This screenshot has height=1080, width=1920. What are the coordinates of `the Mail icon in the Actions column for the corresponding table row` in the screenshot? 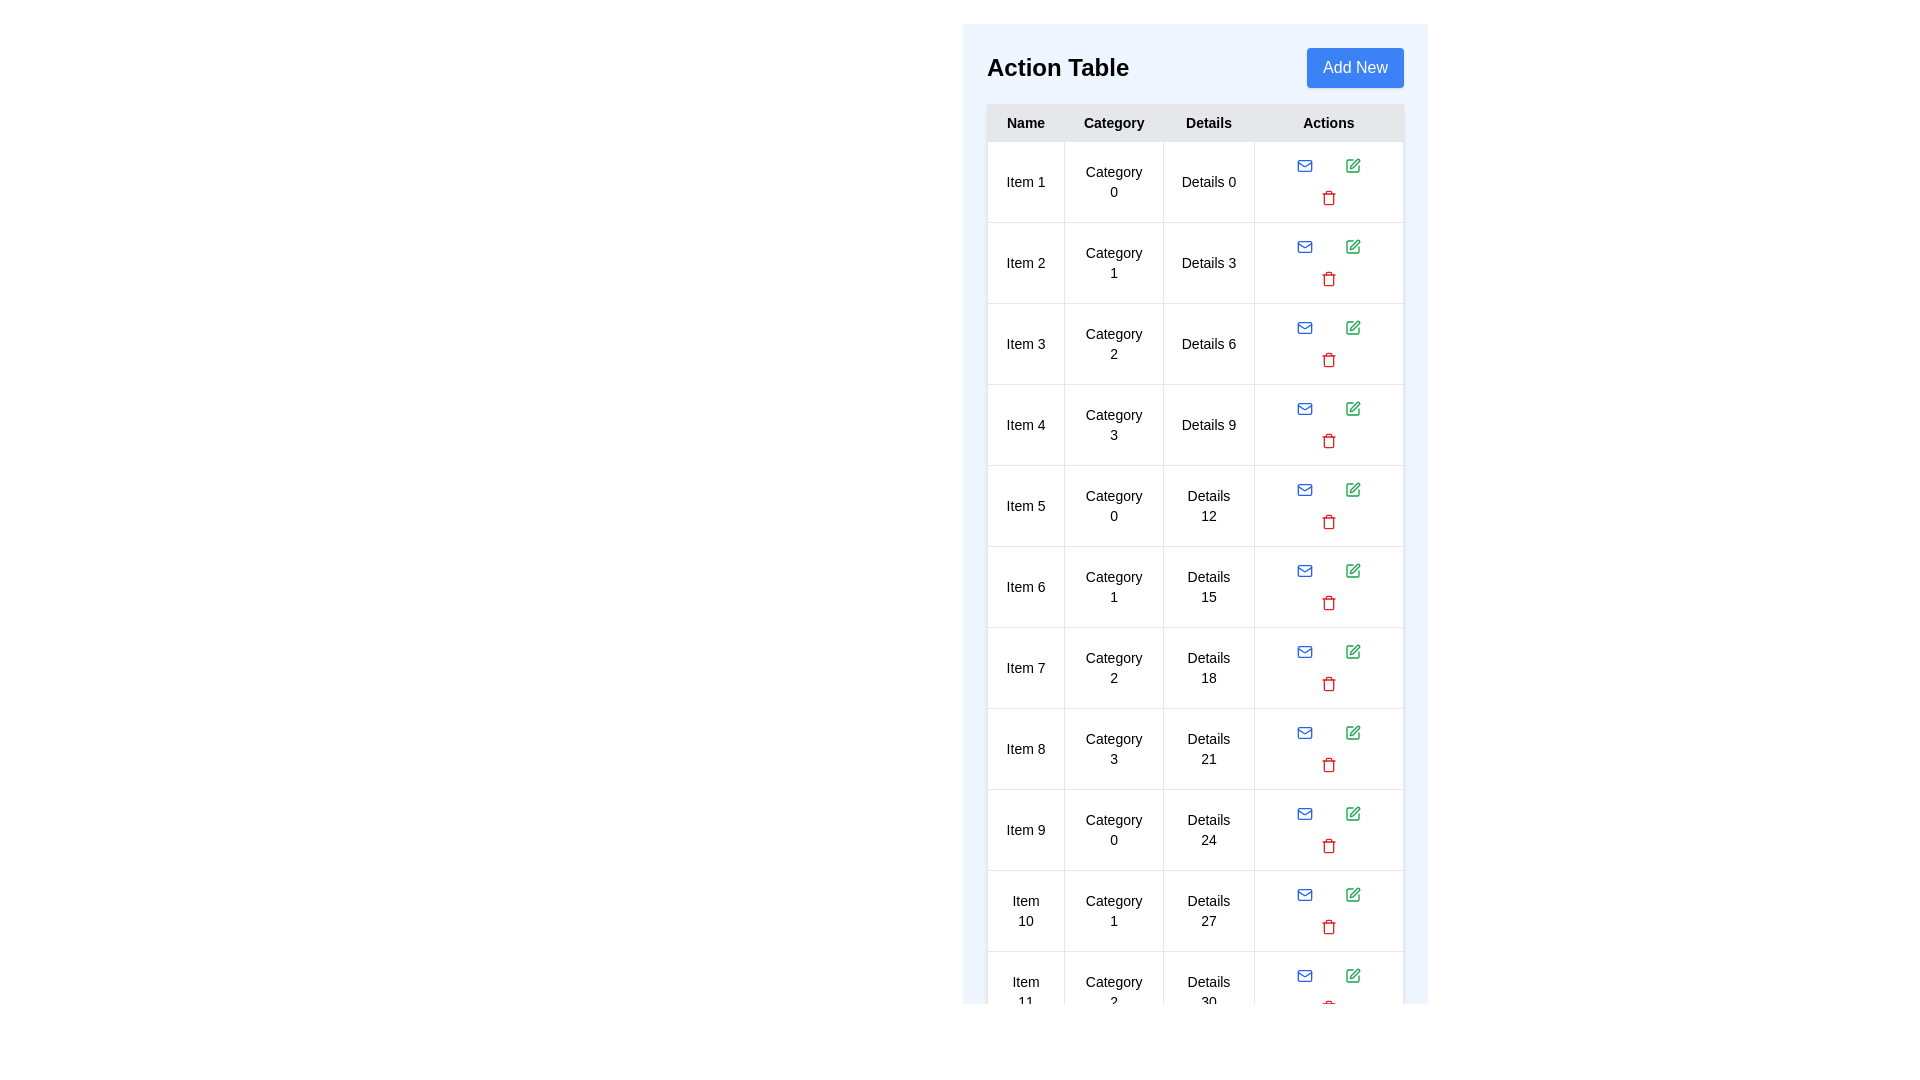 It's located at (1304, 164).